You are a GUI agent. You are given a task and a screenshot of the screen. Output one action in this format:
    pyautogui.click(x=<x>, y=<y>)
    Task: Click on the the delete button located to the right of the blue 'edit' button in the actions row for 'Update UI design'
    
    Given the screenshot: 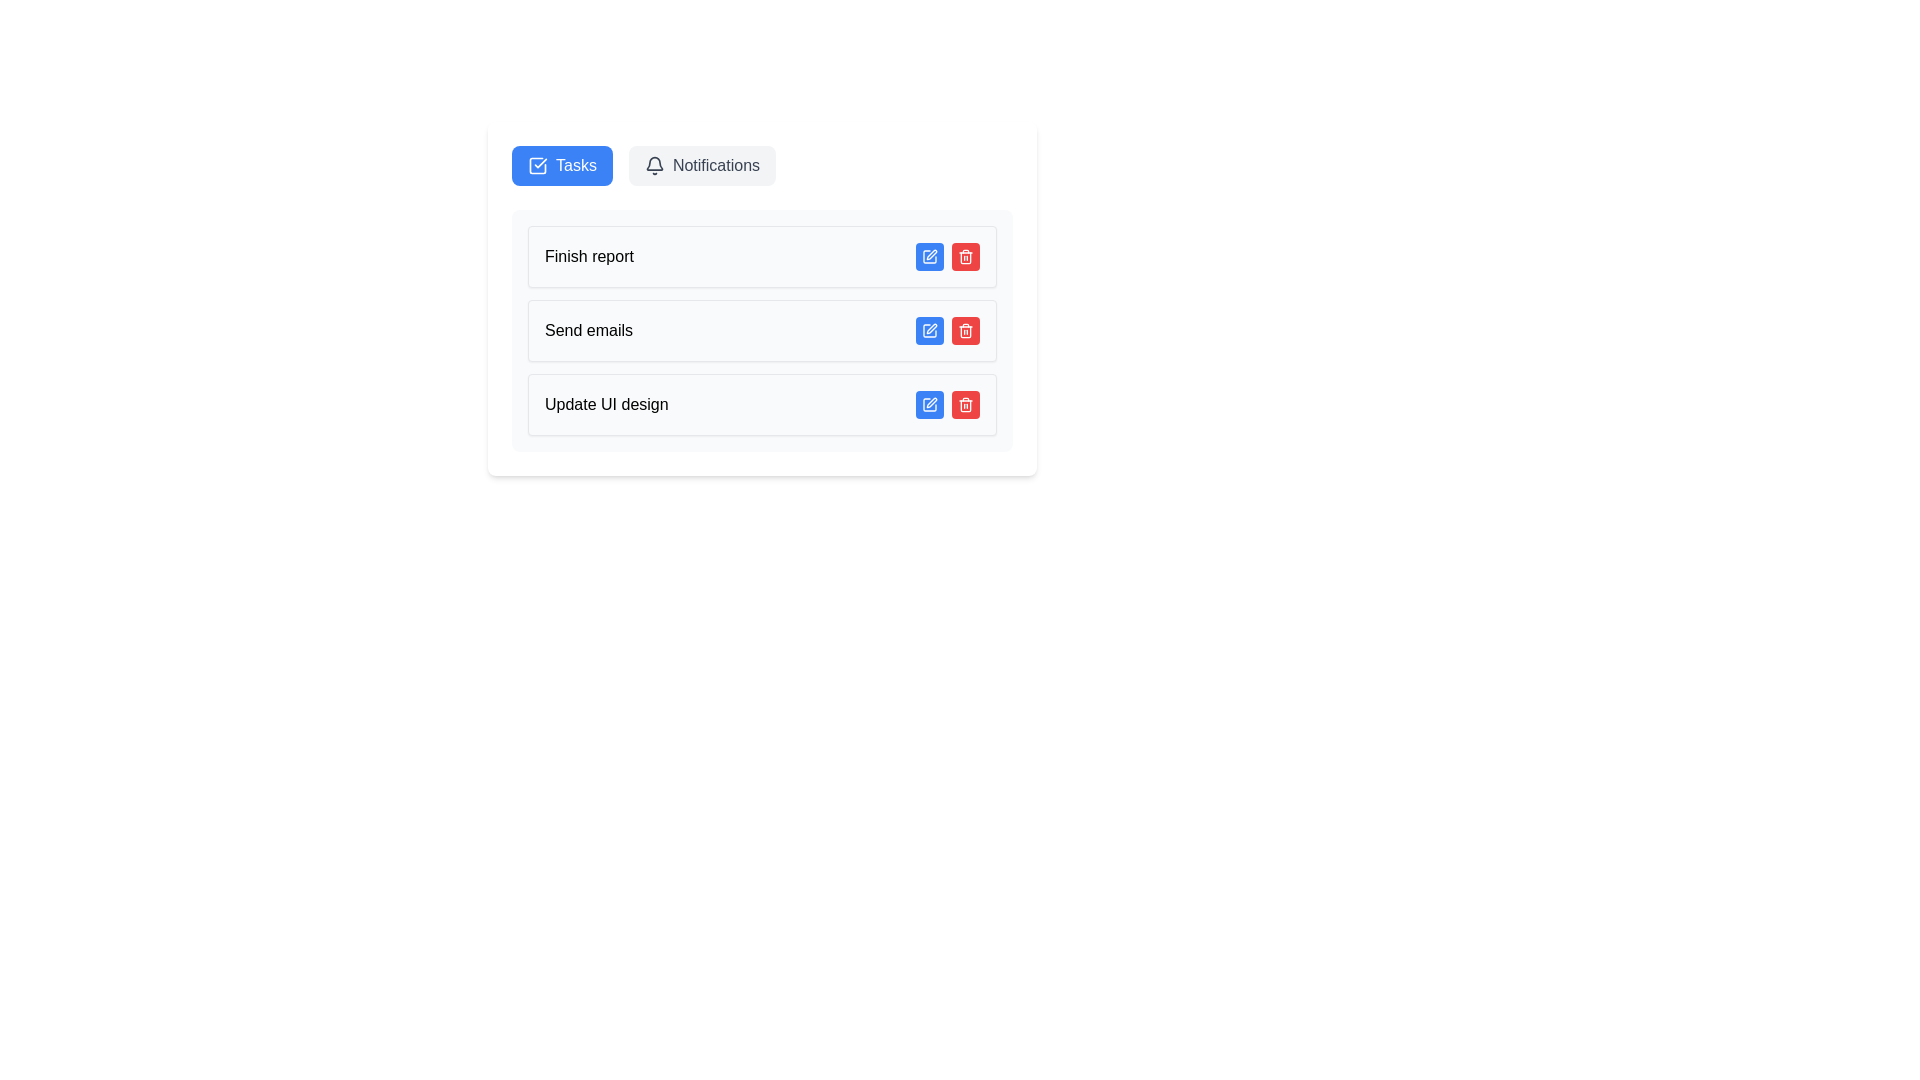 What is the action you would take?
    pyautogui.click(x=965, y=405)
    